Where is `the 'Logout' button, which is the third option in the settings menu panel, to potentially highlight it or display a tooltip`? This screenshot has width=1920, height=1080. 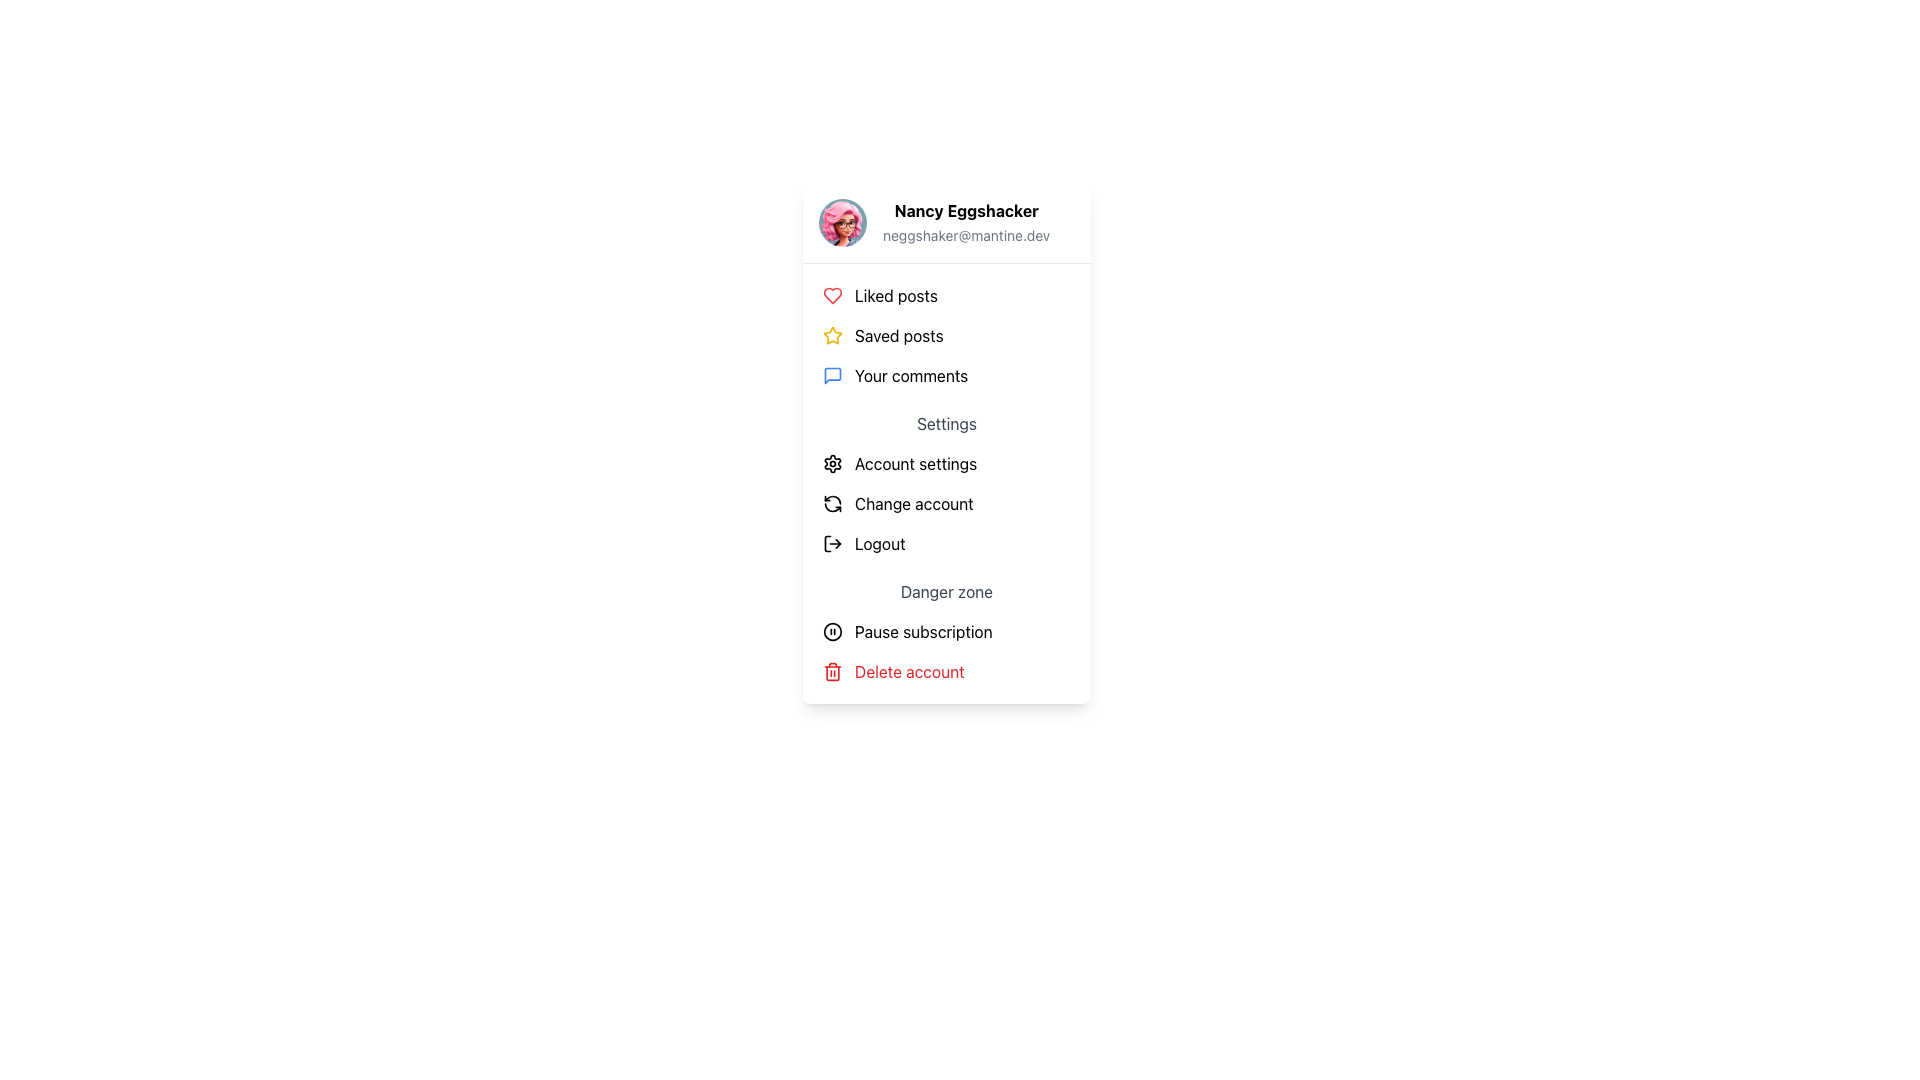
the 'Logout' button, which is the third option in the settings menu panel, to potentially highlight it or display a tooltip is located at coordinates (945, 543).